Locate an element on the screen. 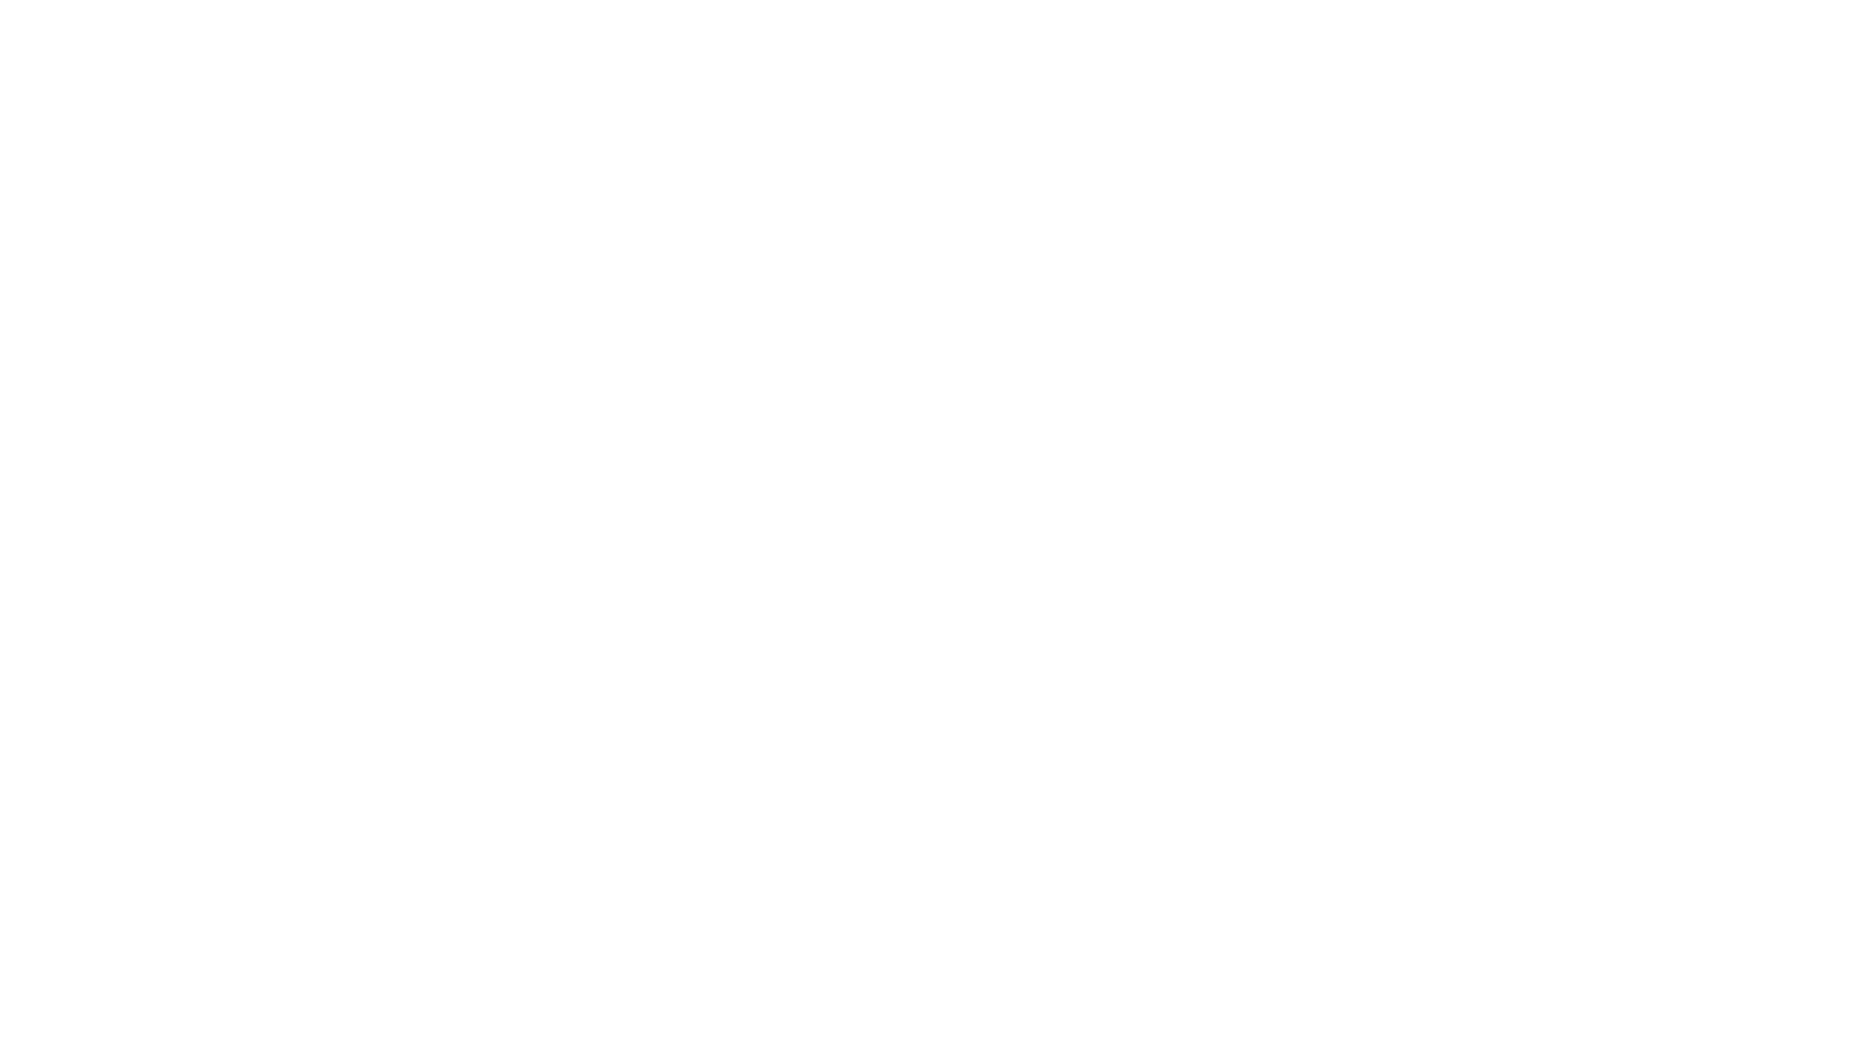 The width and height of the screenshot is (1850, 1055). 'Resolution:' is located at coordinates (491, 195).